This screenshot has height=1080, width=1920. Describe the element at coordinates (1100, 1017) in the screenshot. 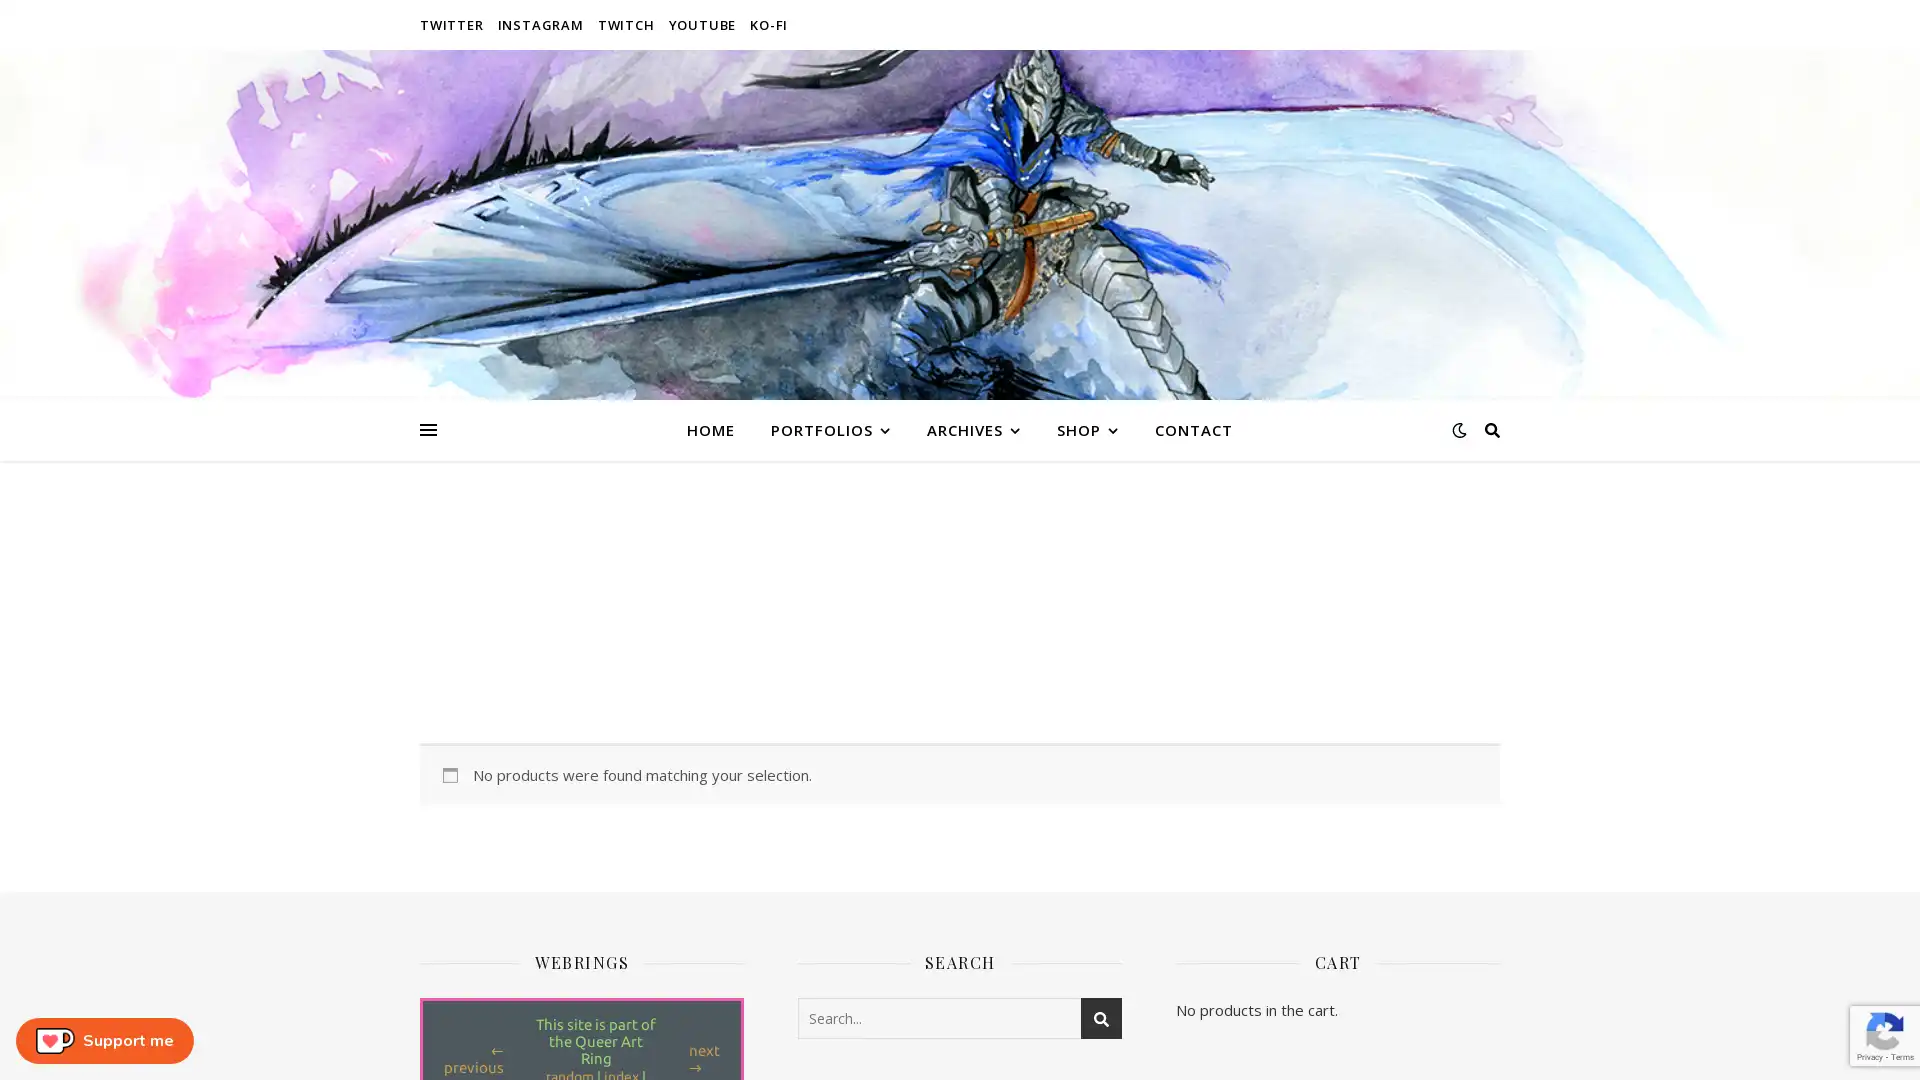

I see `st` at that location.